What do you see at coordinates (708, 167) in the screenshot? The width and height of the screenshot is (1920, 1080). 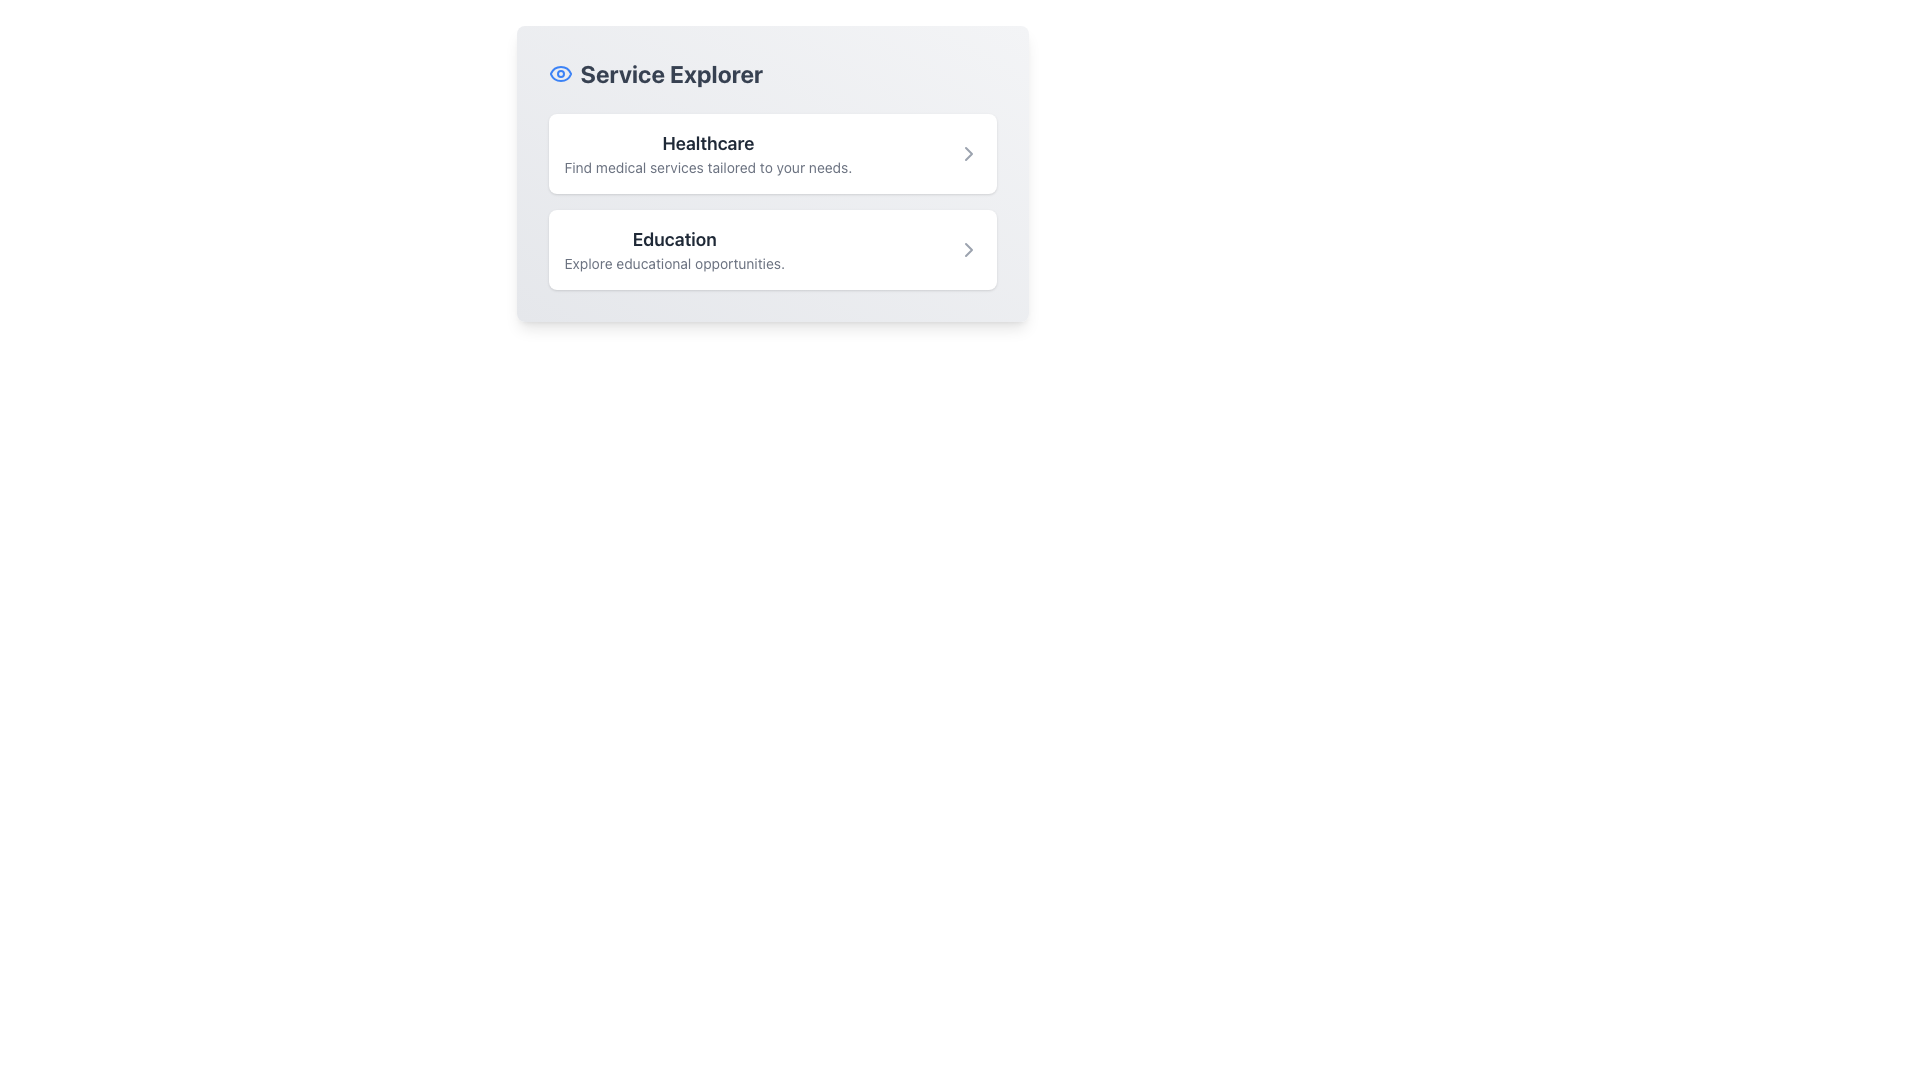 I see `the descriptive subtitle text 'Find medical services tailored to your needs.' located below the main title 'Healthcare' in the Healthcare block` at bounding box center [708, 167].